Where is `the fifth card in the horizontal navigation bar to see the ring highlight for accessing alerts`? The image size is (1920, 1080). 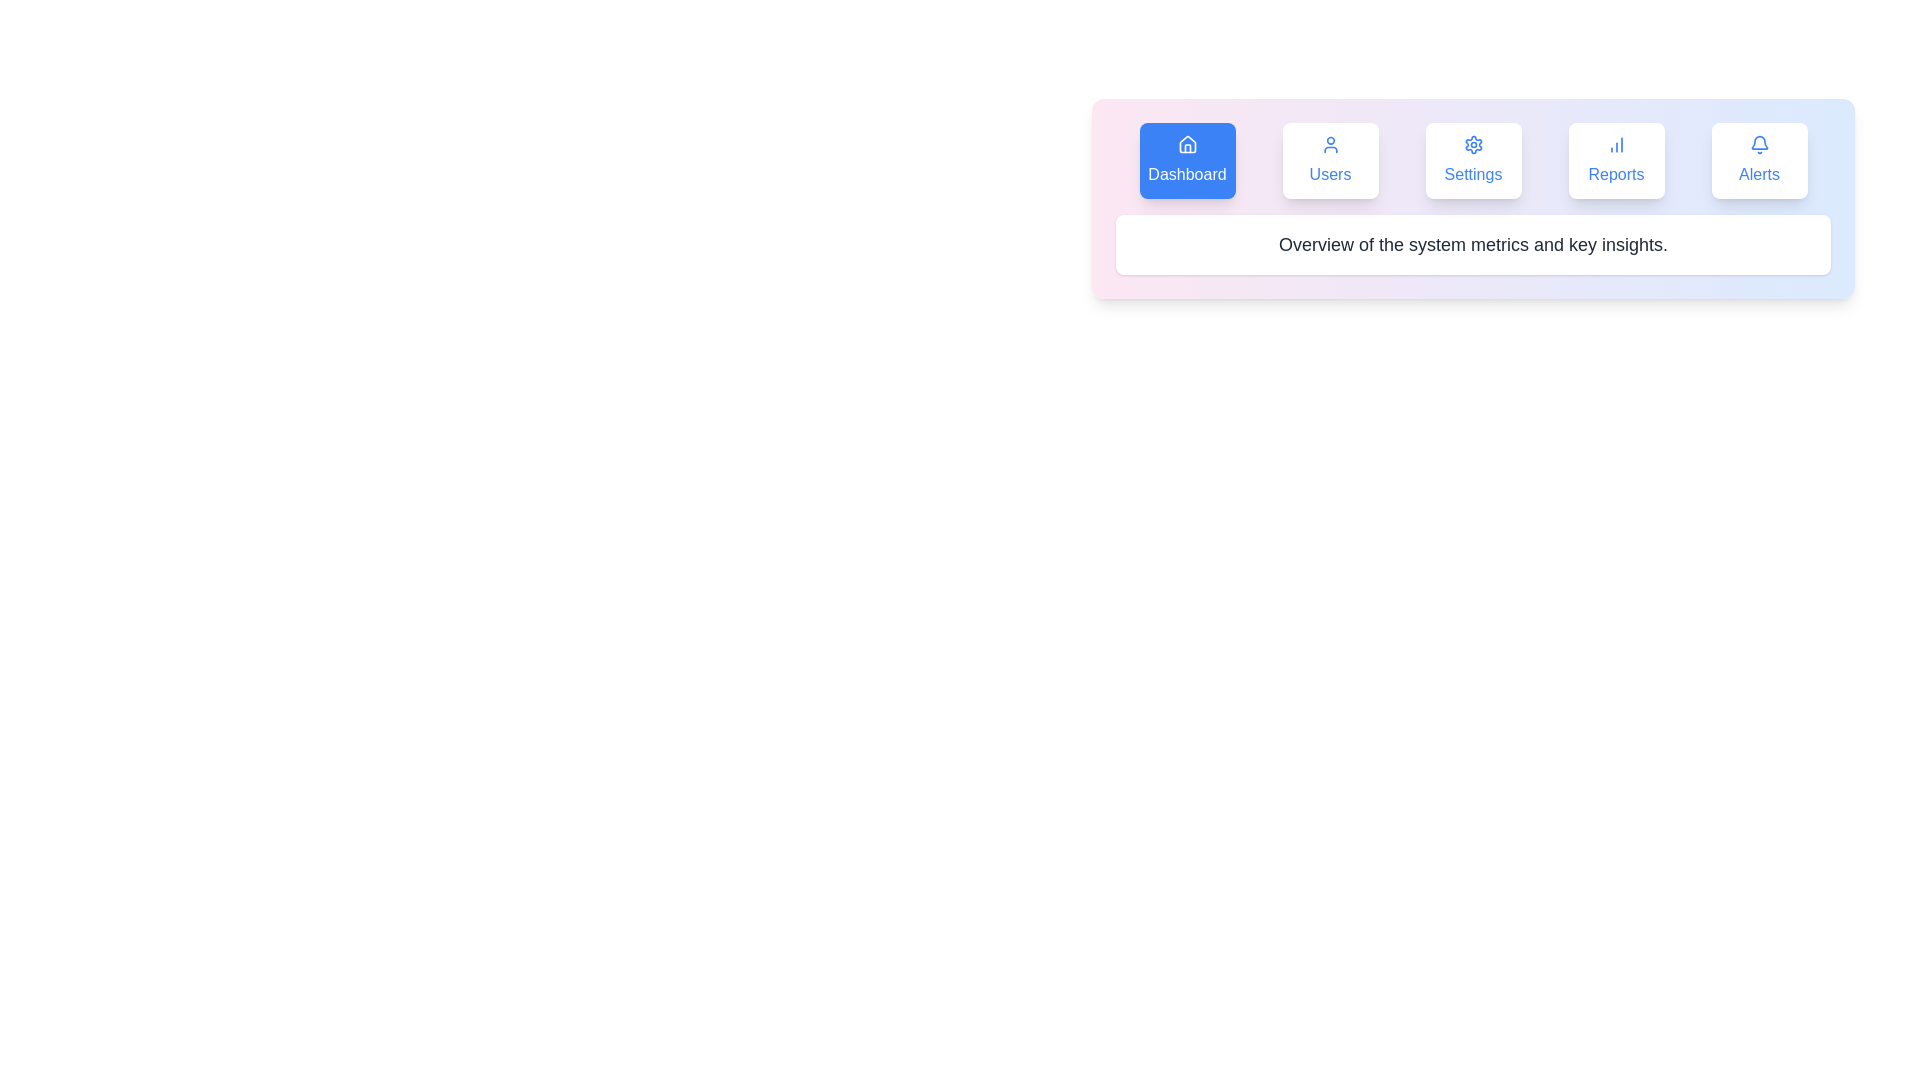 the fifth card in the horizontal navigation bar to see the ring highlight for accessing alerts is located at coordinates (1758, 160).